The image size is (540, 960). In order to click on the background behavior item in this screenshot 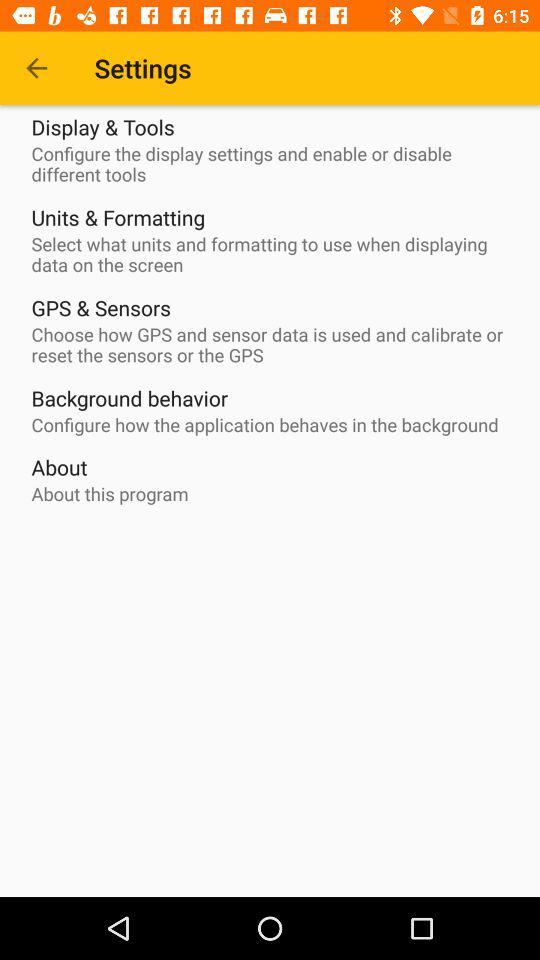, I will do `click(129, 397)`.